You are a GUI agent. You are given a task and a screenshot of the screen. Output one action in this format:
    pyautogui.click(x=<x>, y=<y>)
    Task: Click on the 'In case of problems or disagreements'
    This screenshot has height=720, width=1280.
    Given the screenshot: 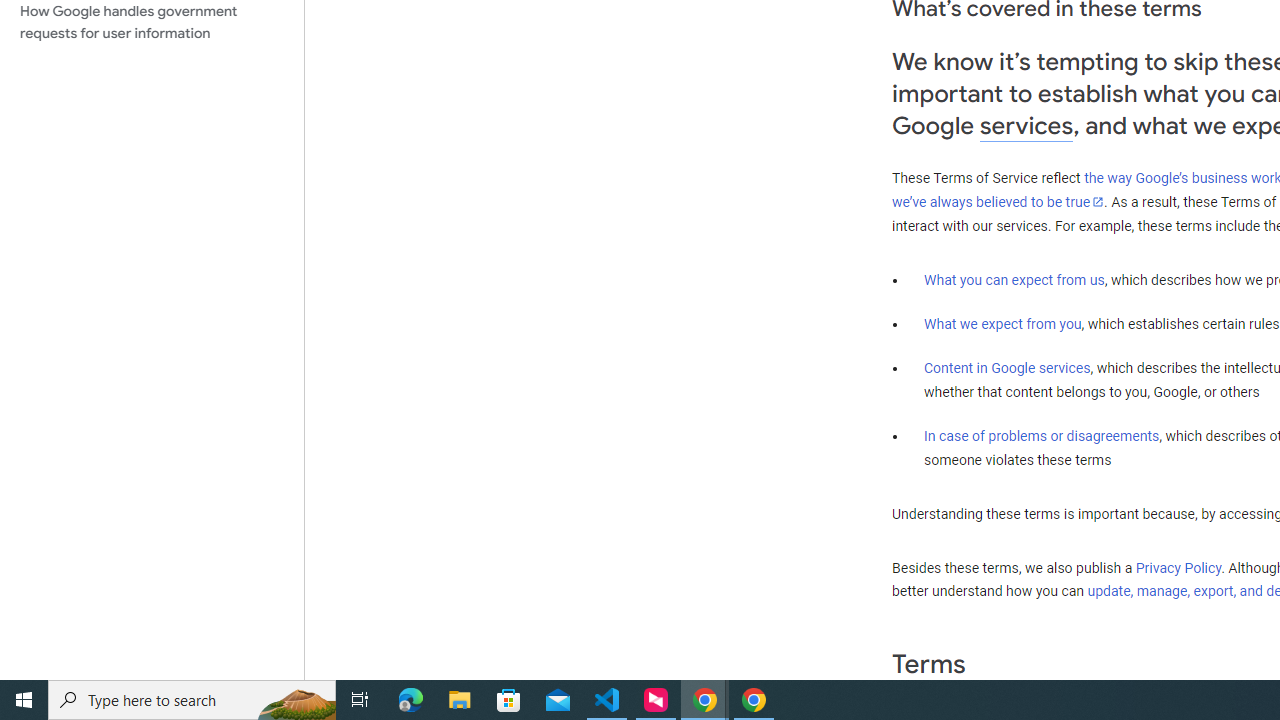 What is the action you would take?
    pyautogui.click(x=1040, y=434)
    